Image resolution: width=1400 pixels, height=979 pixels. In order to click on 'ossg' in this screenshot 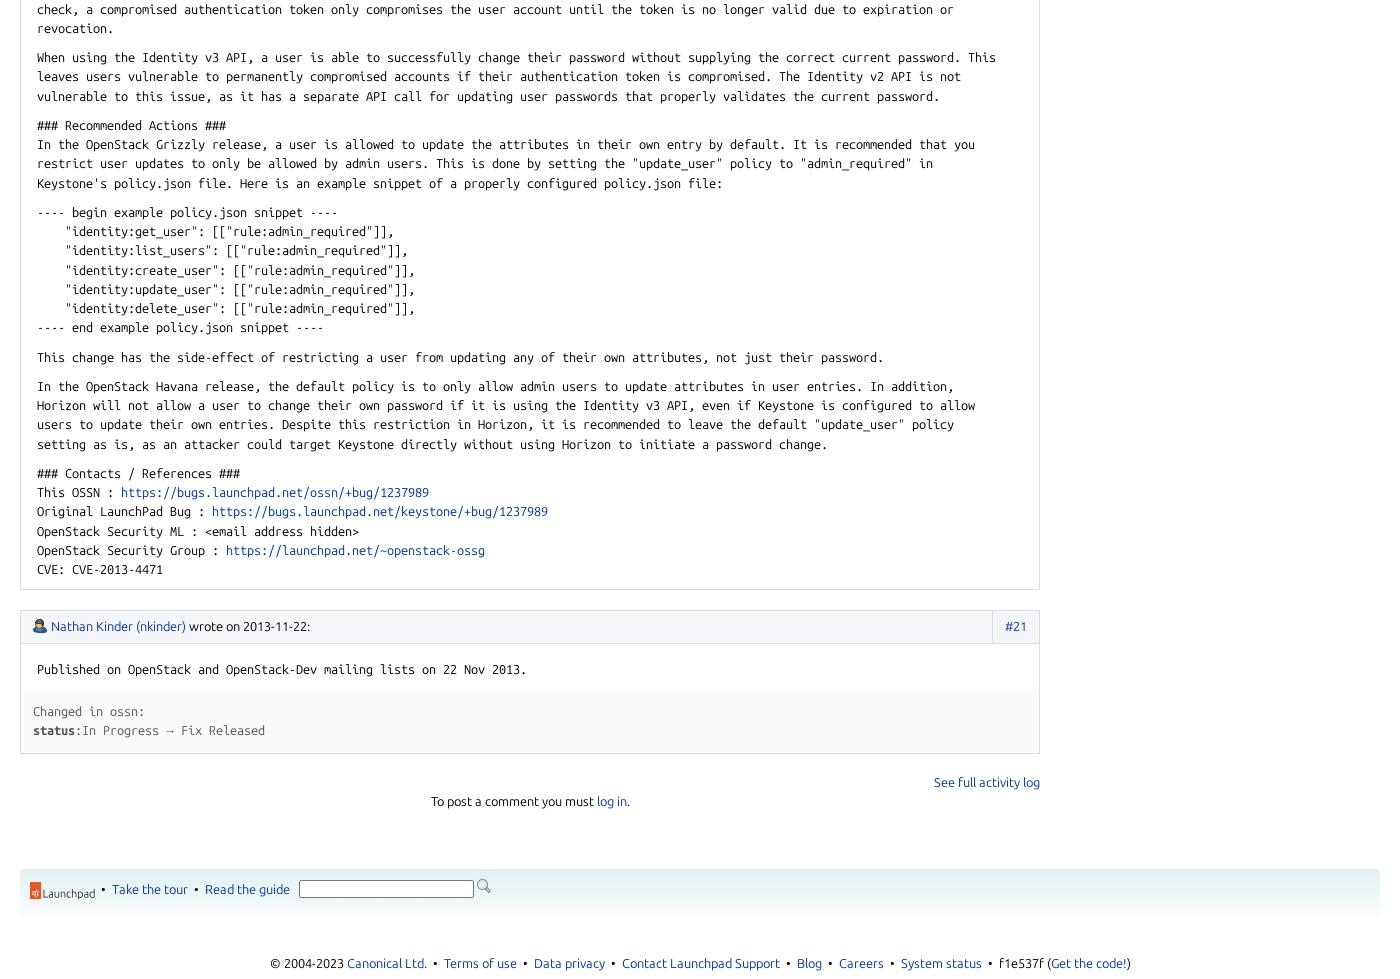, I will do `click(469, 548)`.